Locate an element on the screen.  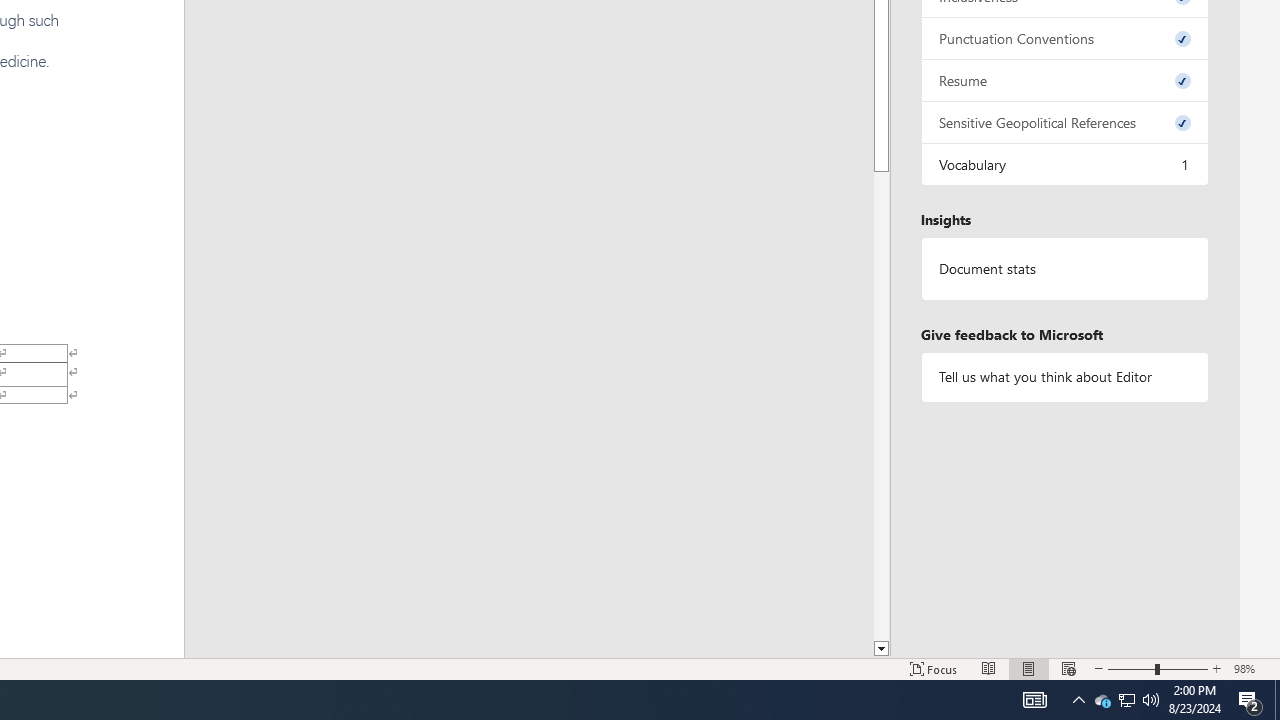
'Line down' is located at coordinates (880, 649).